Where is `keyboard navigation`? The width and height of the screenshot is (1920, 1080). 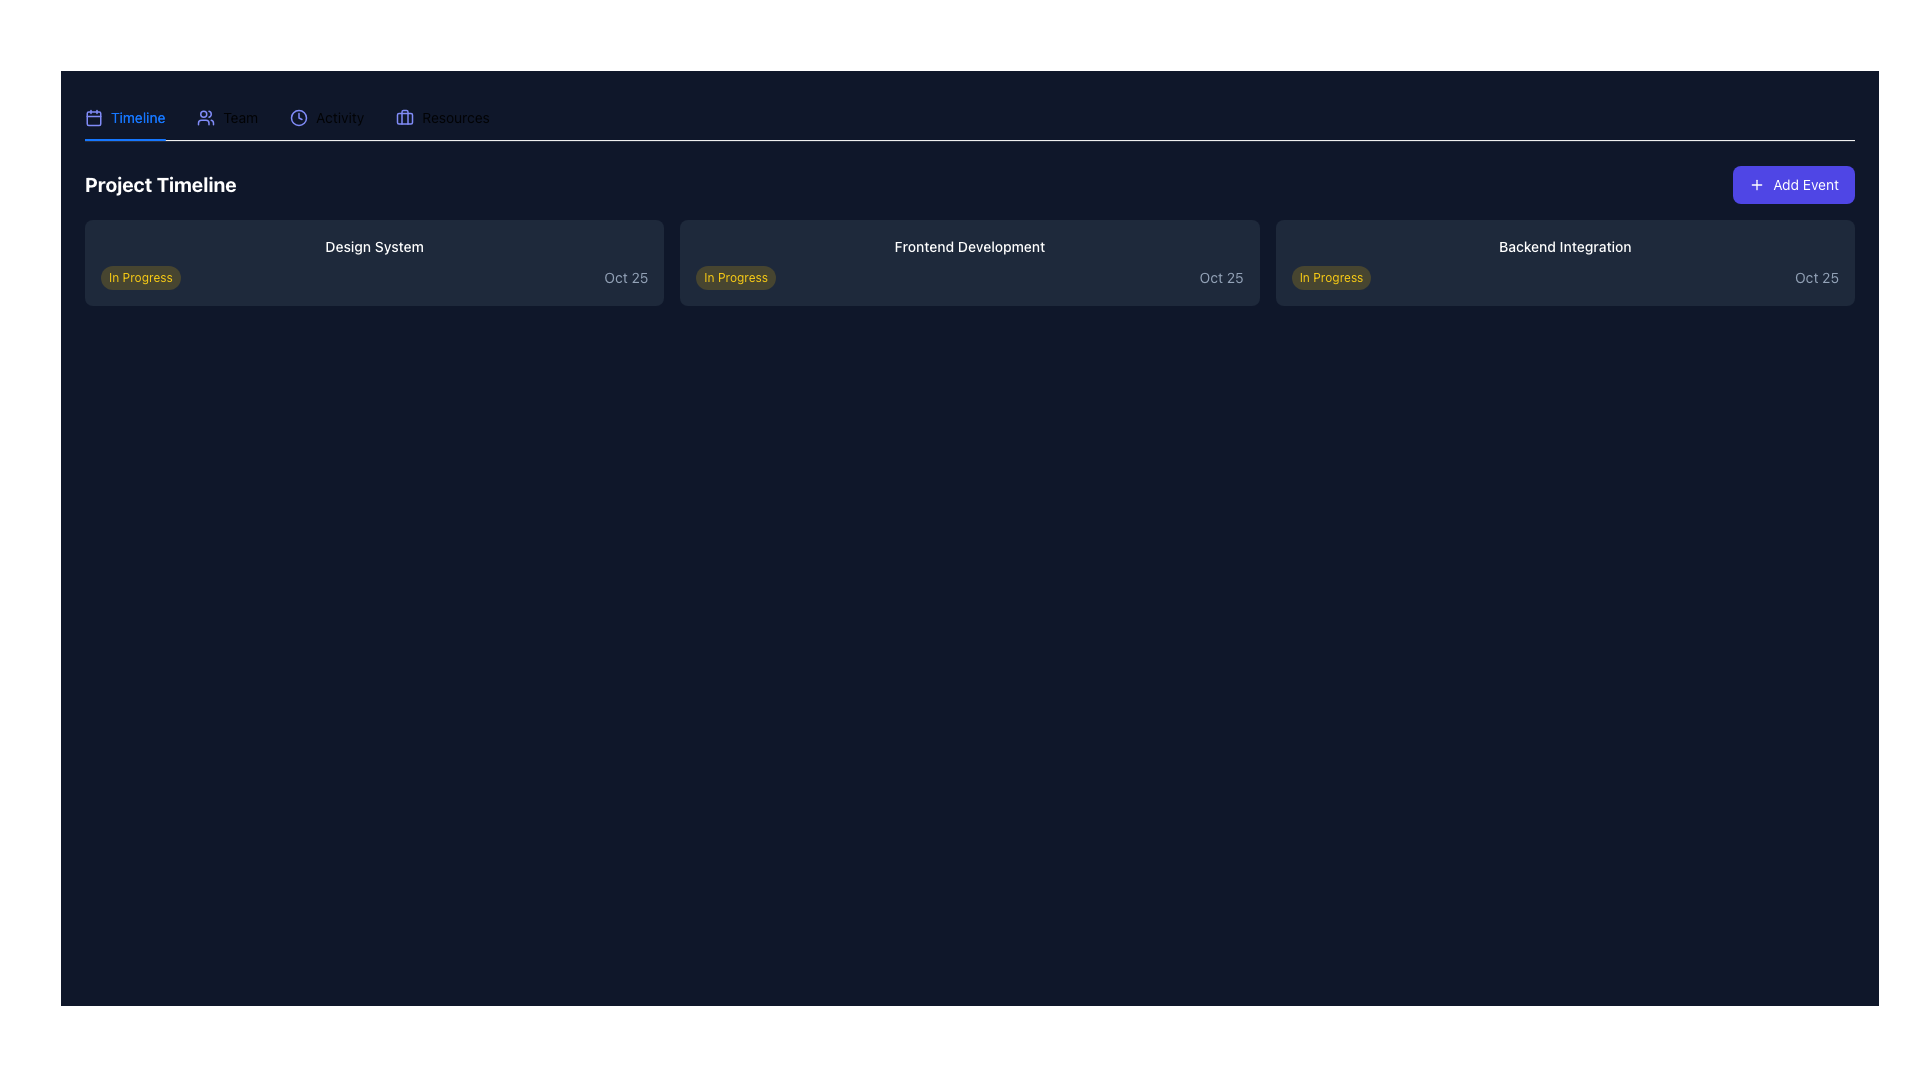 keyboard navigation is located at coordinates (286, 118).